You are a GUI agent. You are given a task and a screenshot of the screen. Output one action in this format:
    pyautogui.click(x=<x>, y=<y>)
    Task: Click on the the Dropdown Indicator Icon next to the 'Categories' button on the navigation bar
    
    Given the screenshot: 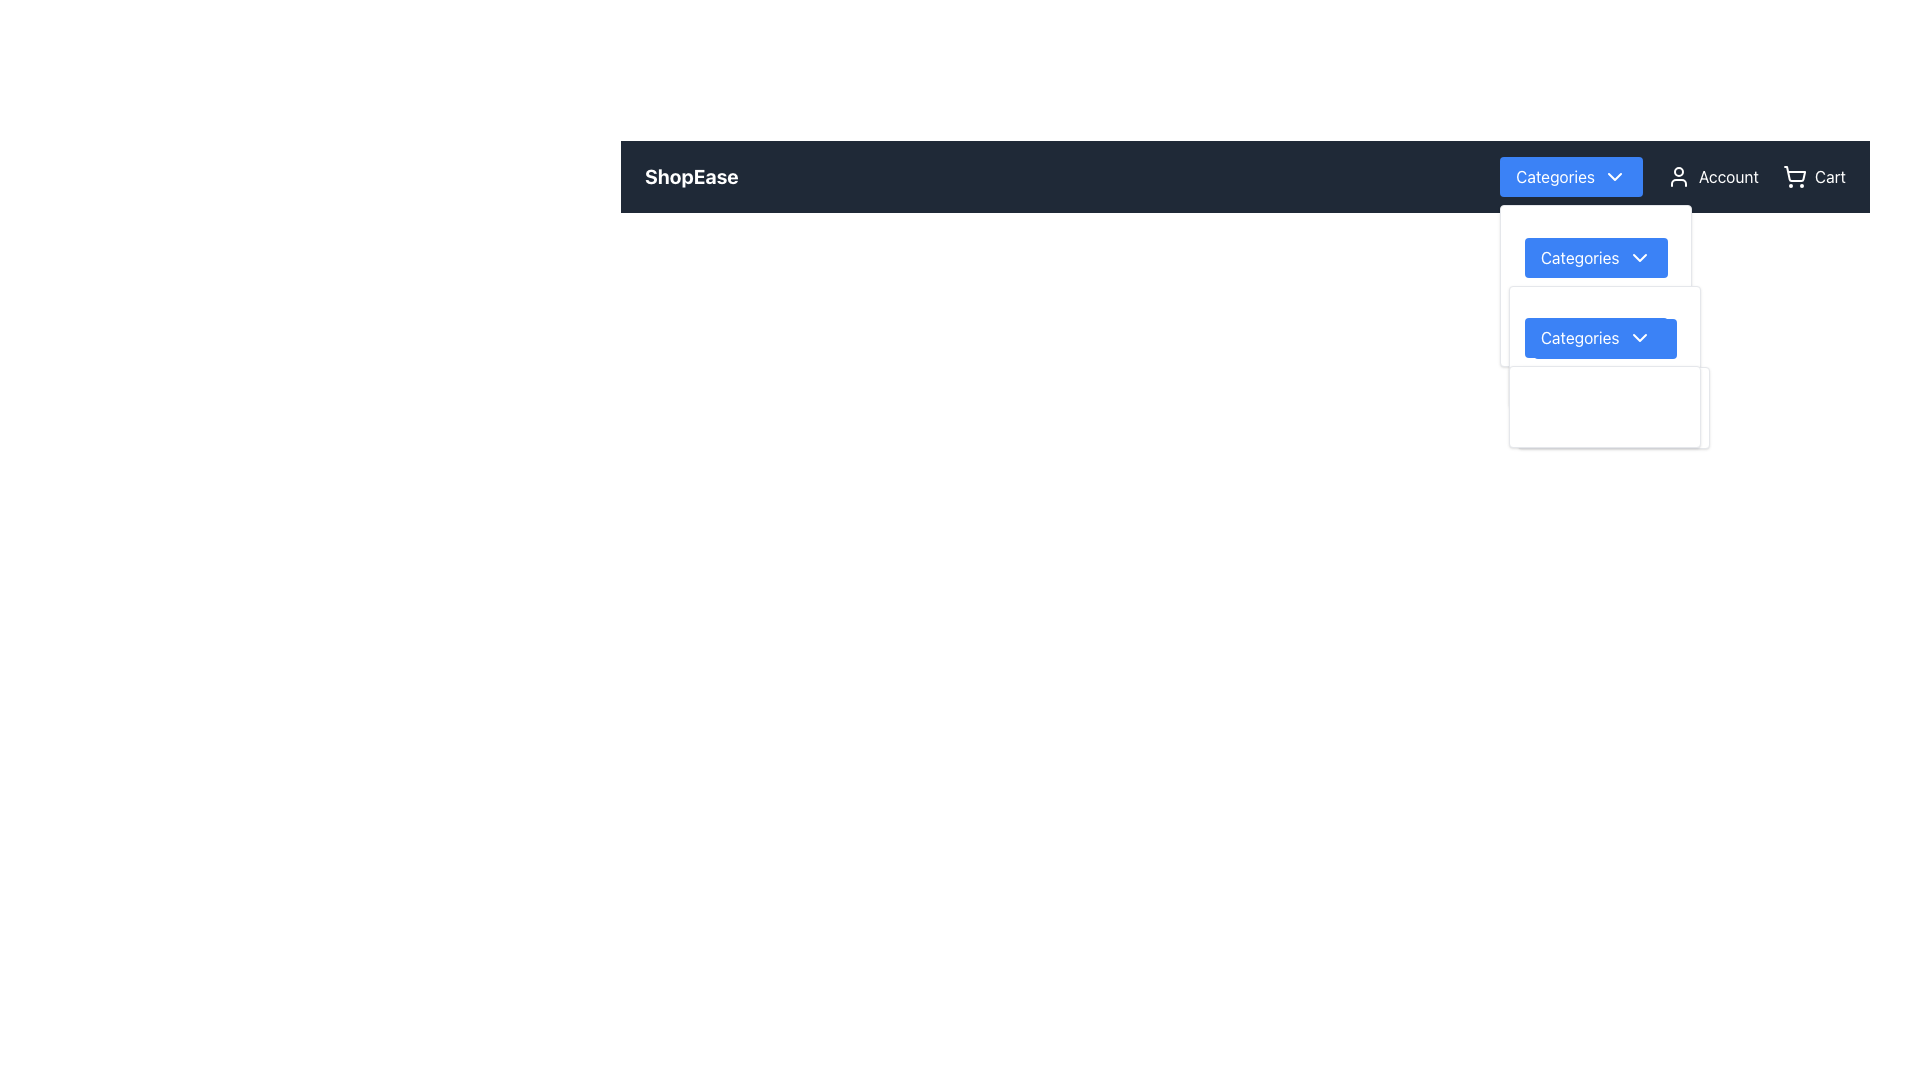 What is the action you would take?
    pyautogui.click(x=1614, y=176)
    